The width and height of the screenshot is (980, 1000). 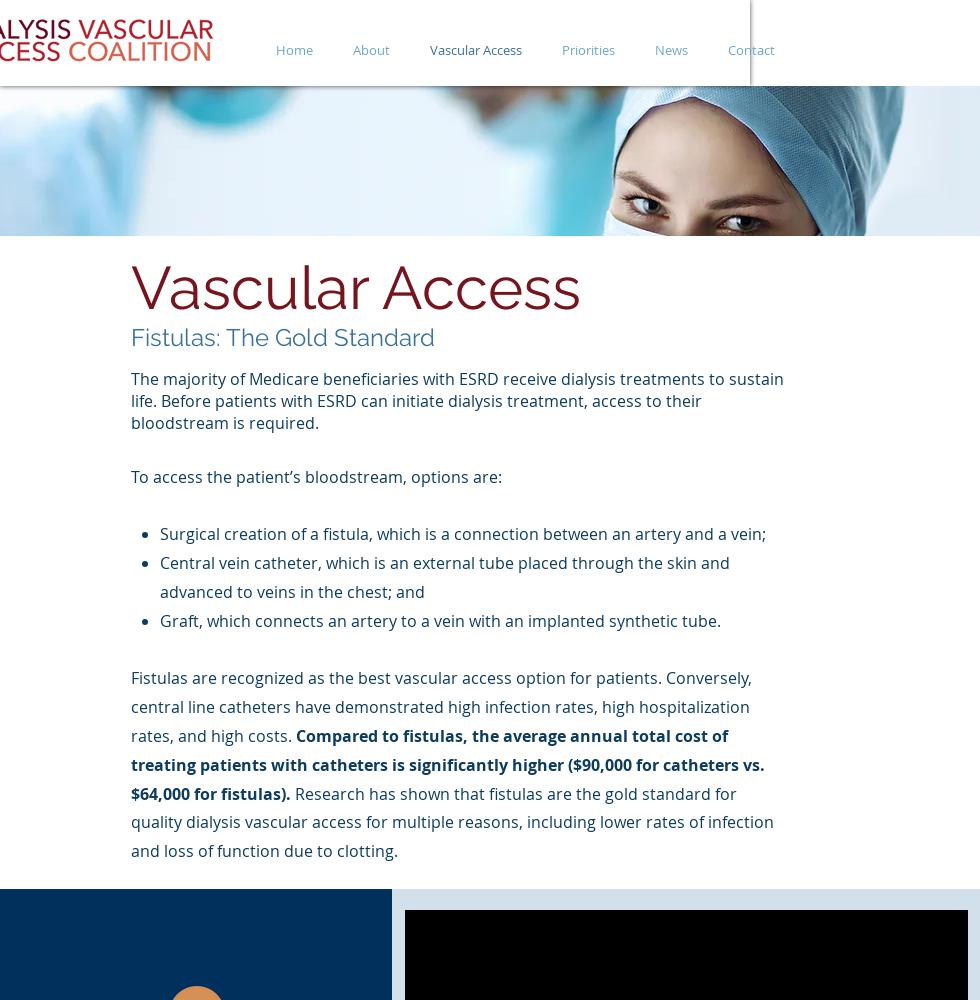 What do you see at coordinates (131, 821) in the screenshot?
I see `'Research has shown that fistulas are the gold standard for quality dialysis vascular access for multiple reasons, including lower rates of infection and loss of function due to clotting.'` at bounding box center [131, 821].